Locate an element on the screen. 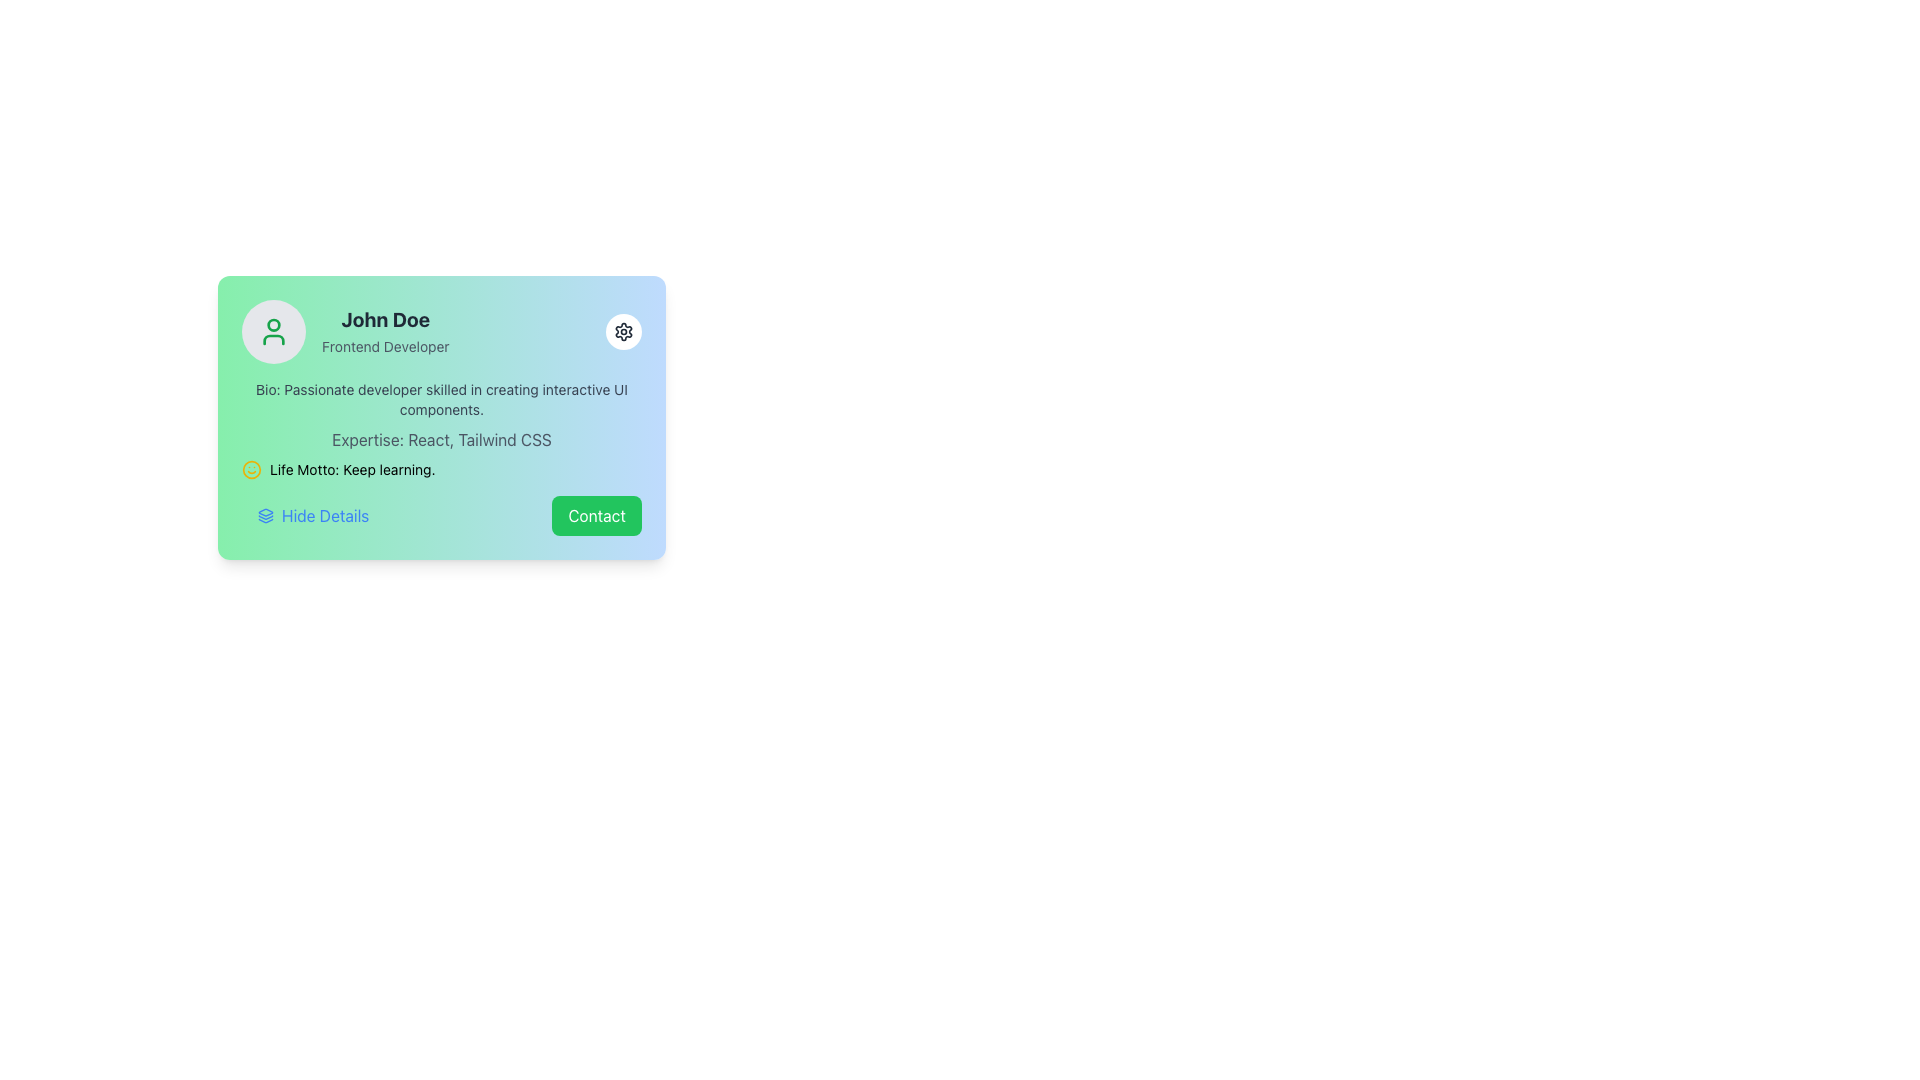 This screenshot has height=1080, width=1920. the gear icon in the top-right corner of the user profile card that provides access to settings or options is located at coordinates (623, 330).